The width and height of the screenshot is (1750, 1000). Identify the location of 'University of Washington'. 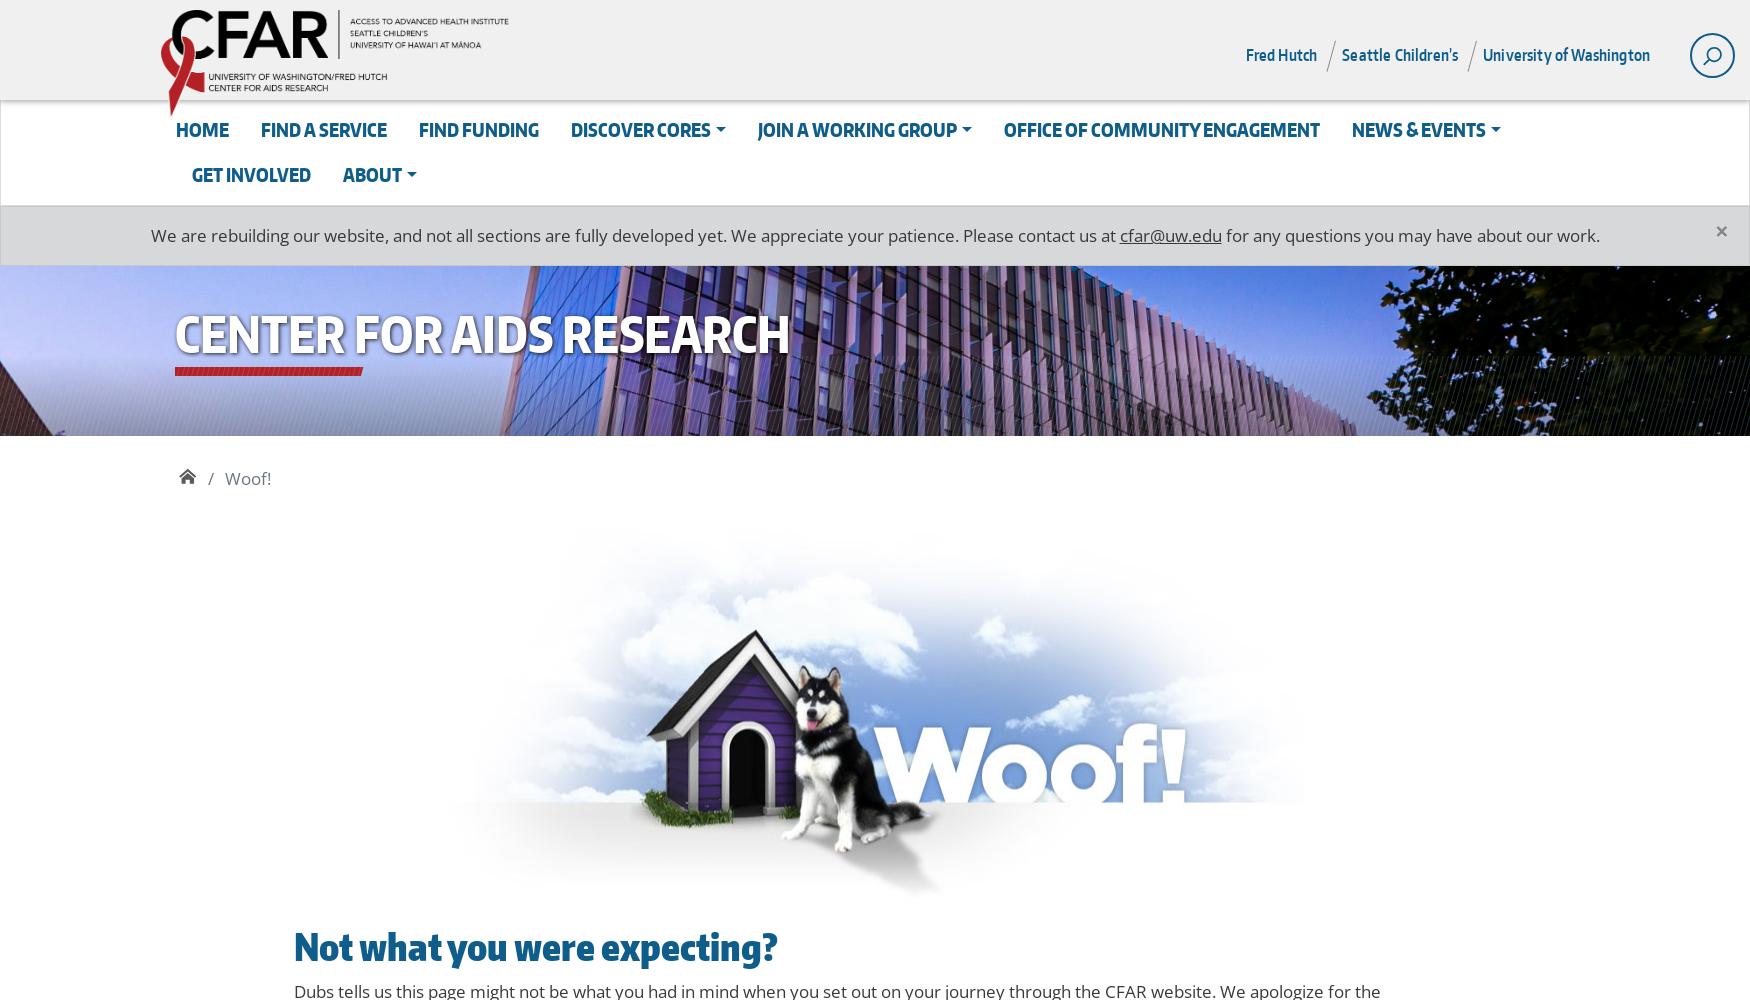
(1566, 55).